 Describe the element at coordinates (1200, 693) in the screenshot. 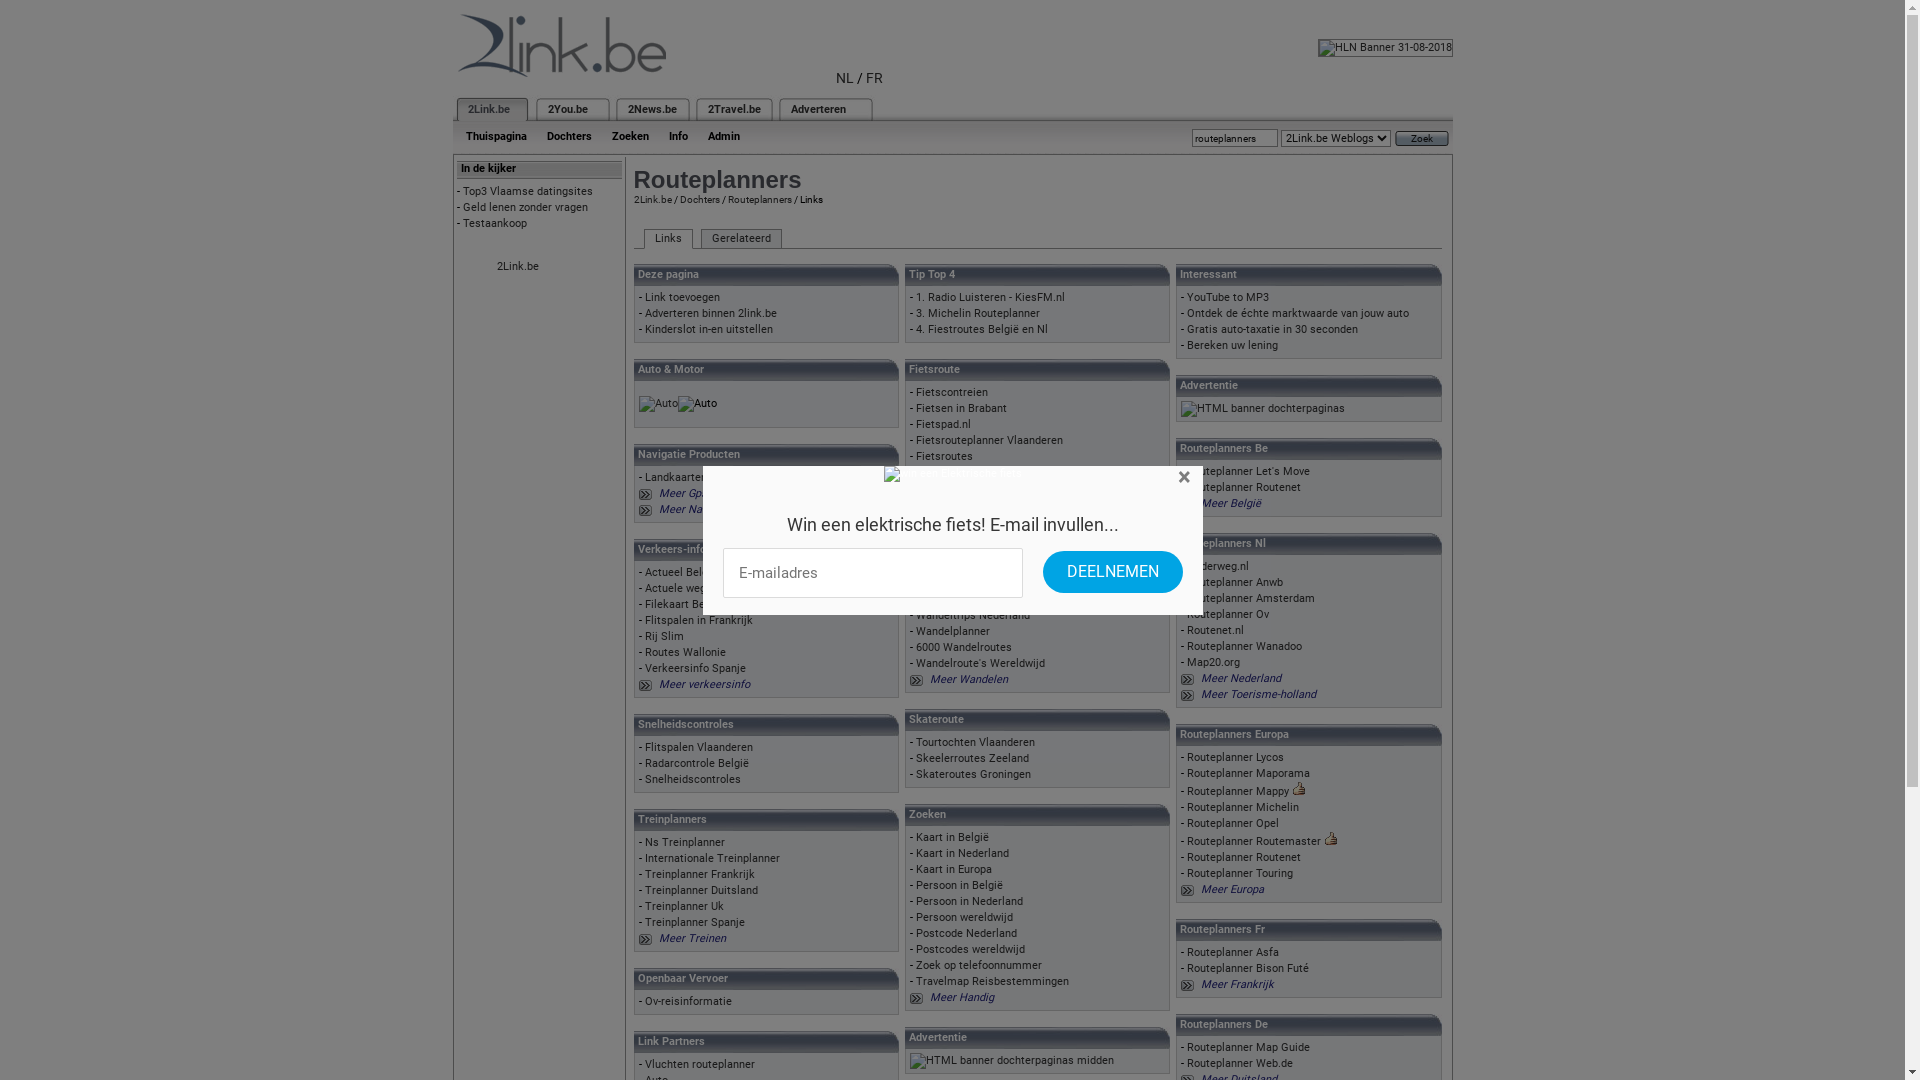

I see `'Meer Toerisme-holland'` at that location.